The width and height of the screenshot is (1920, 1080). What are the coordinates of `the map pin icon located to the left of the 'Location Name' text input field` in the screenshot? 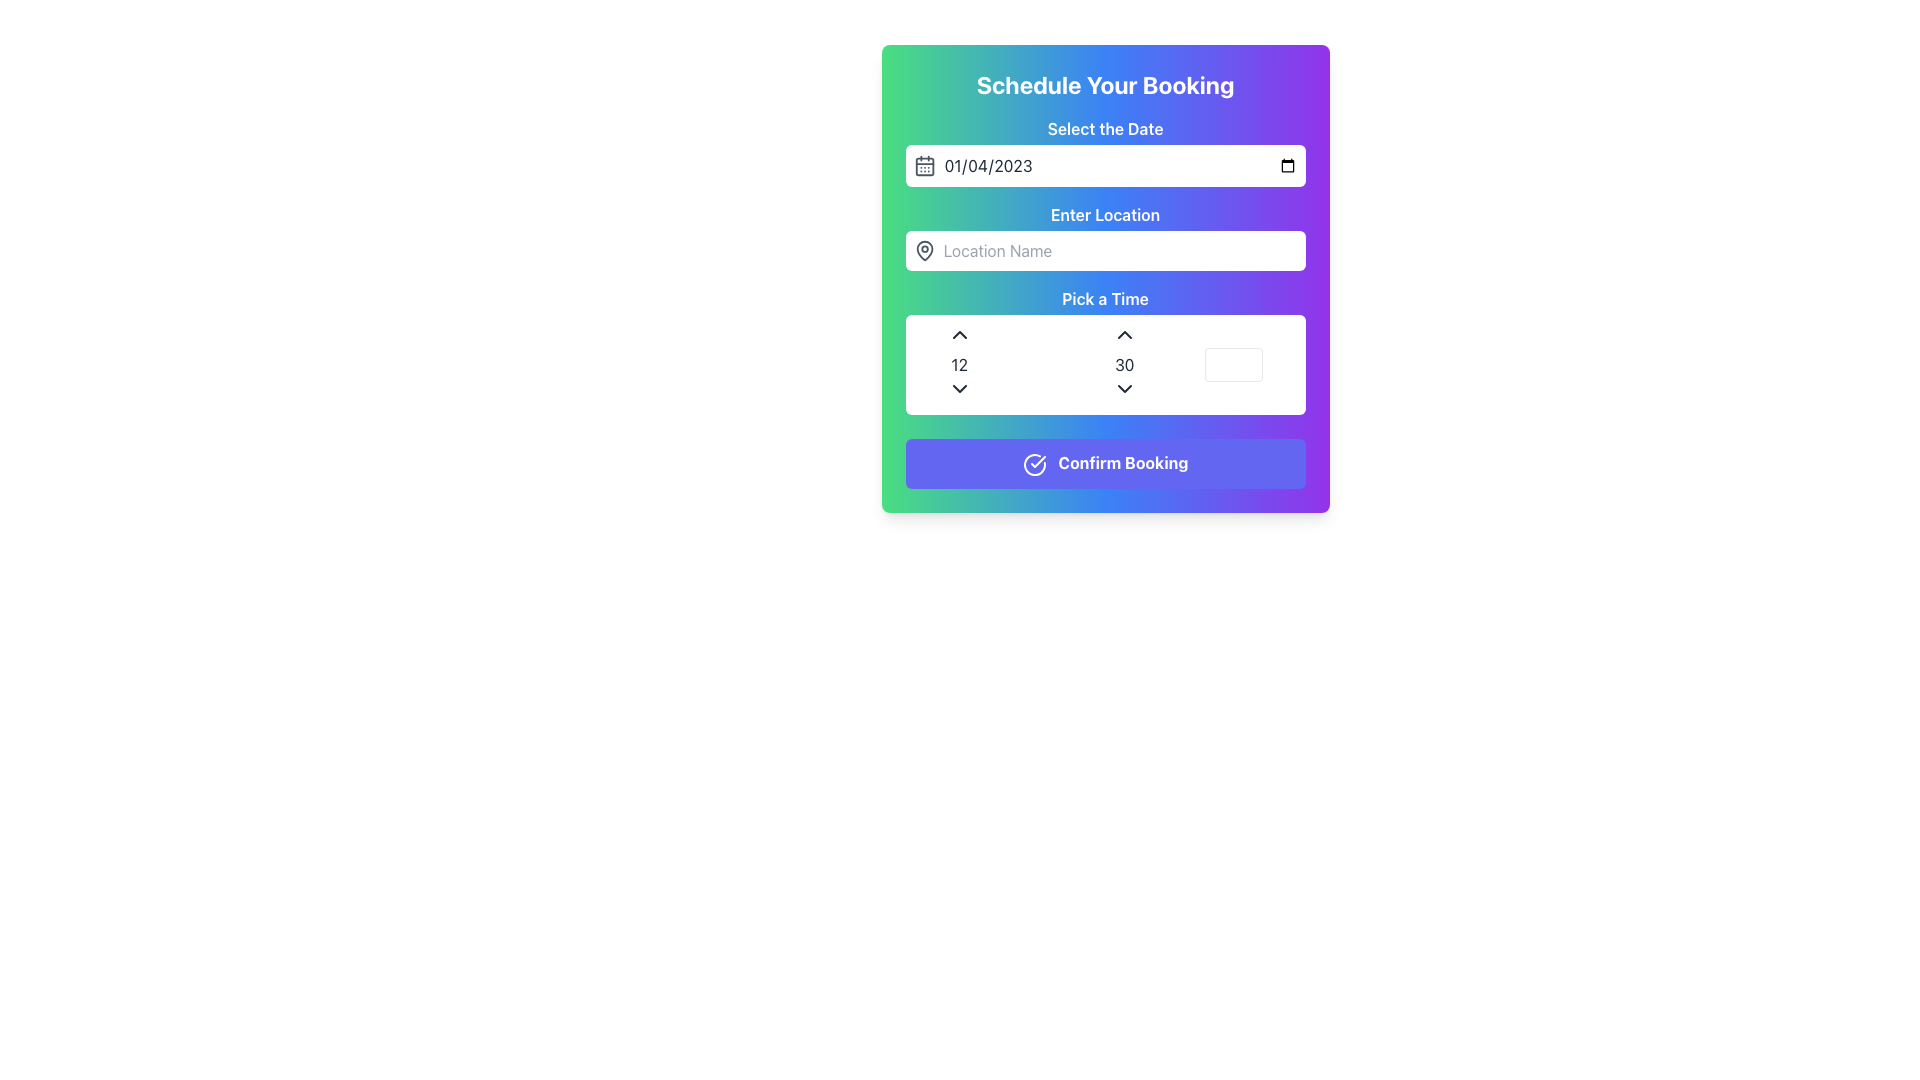 It's located at (923, 249).